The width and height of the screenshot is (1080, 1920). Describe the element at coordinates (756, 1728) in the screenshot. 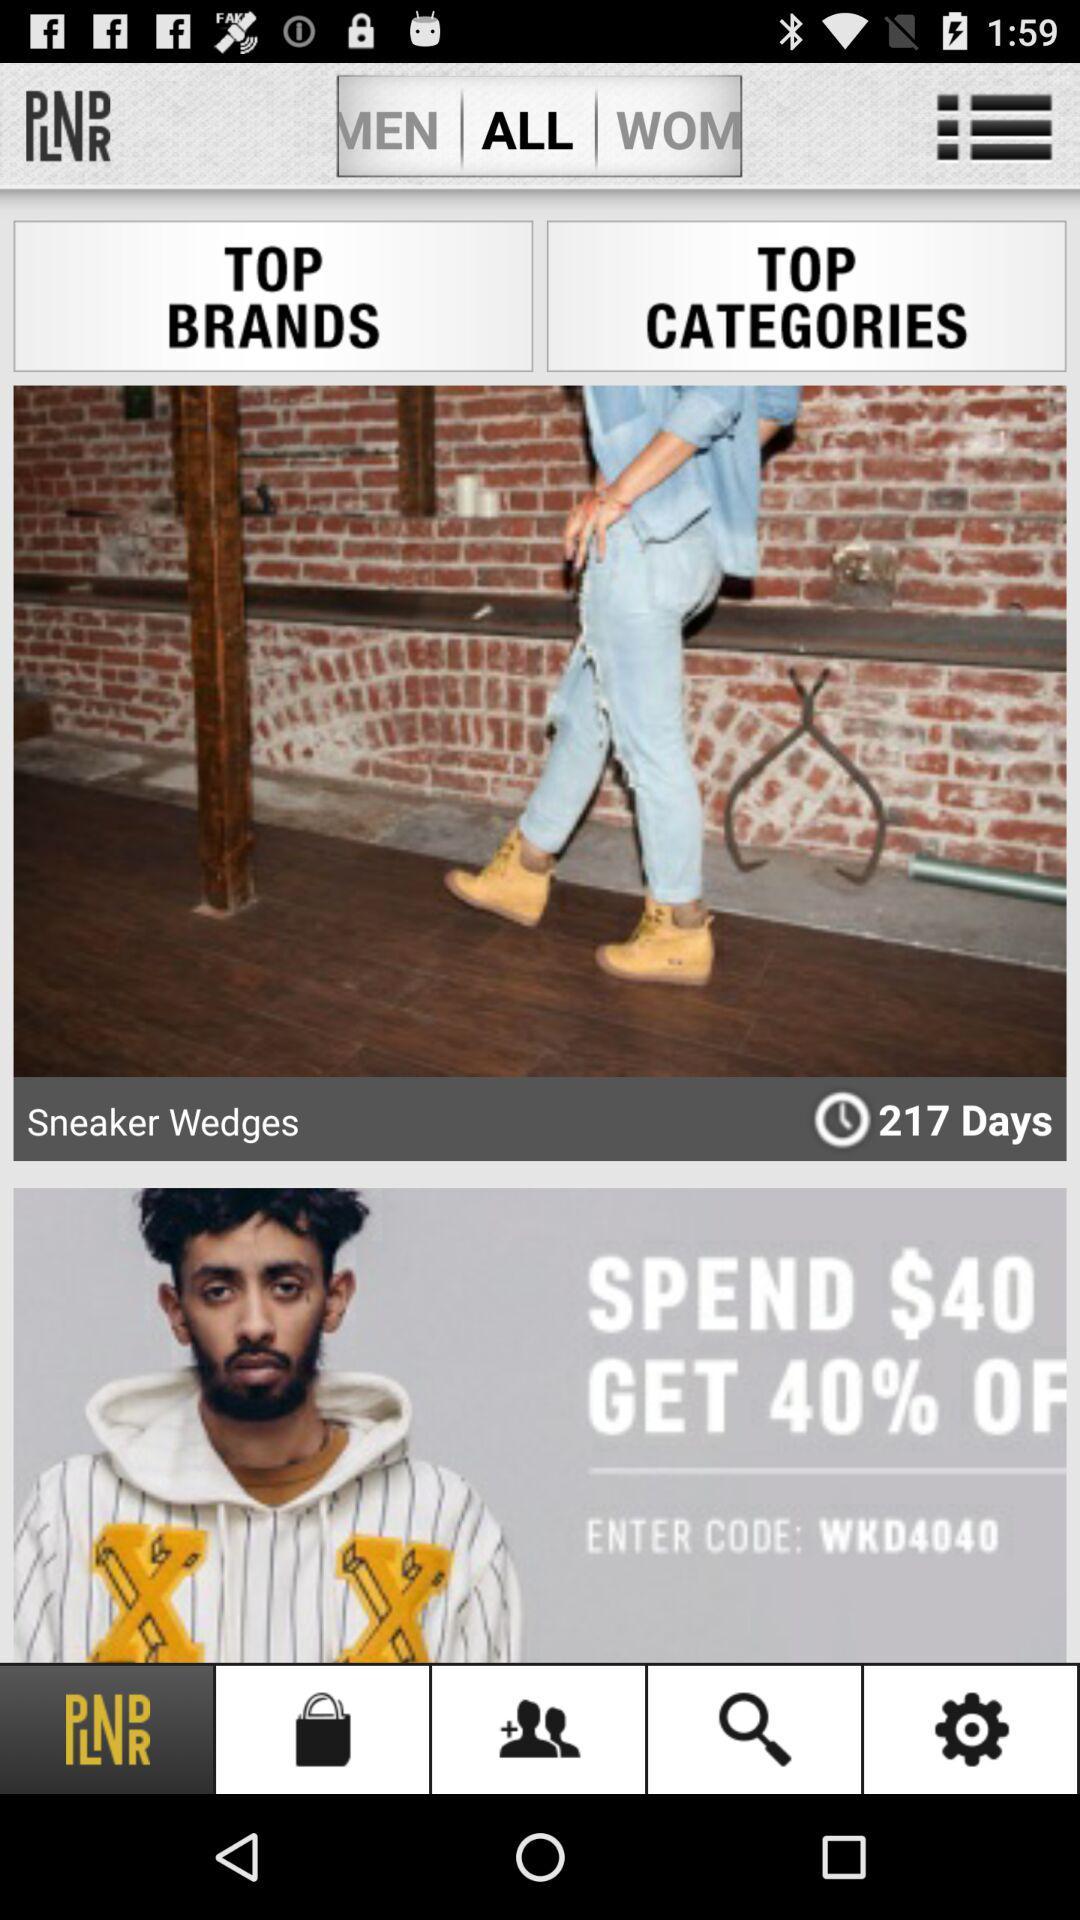

I see `the icon next to setting icon` at that location.